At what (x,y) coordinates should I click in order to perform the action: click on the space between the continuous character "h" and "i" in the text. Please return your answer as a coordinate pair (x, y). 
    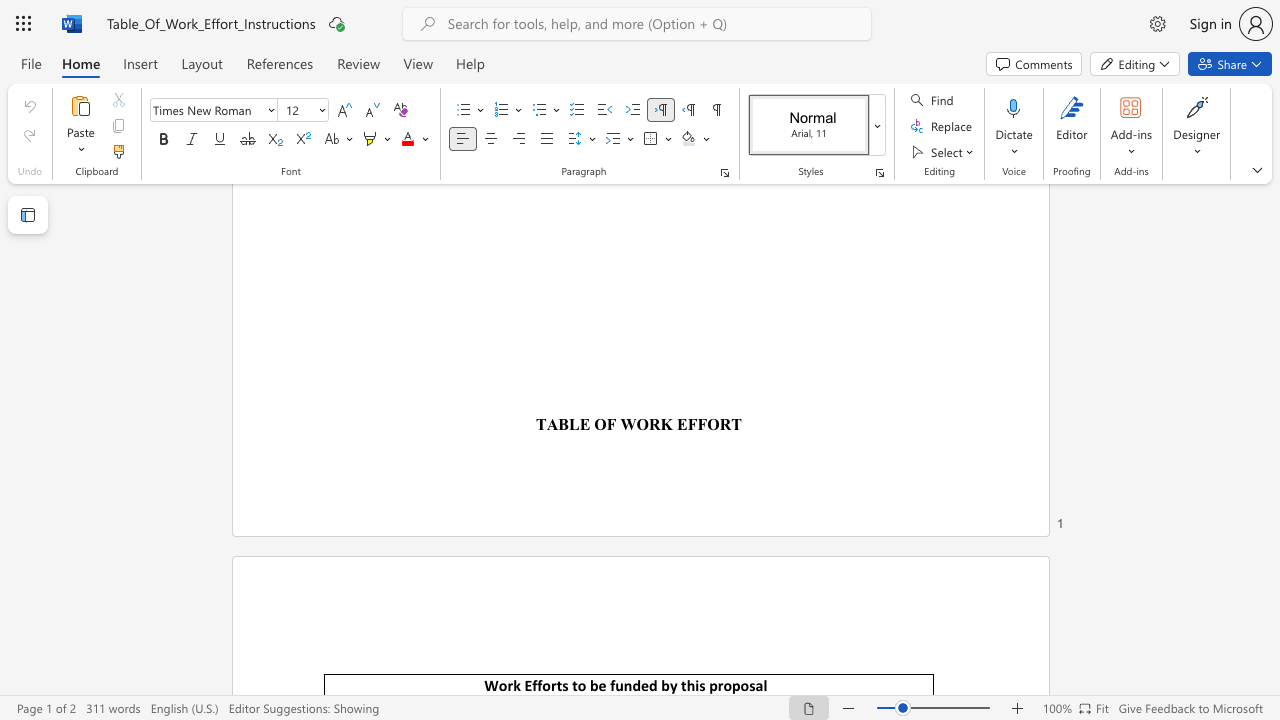
    Looking at the image, I should click on (694, 684).